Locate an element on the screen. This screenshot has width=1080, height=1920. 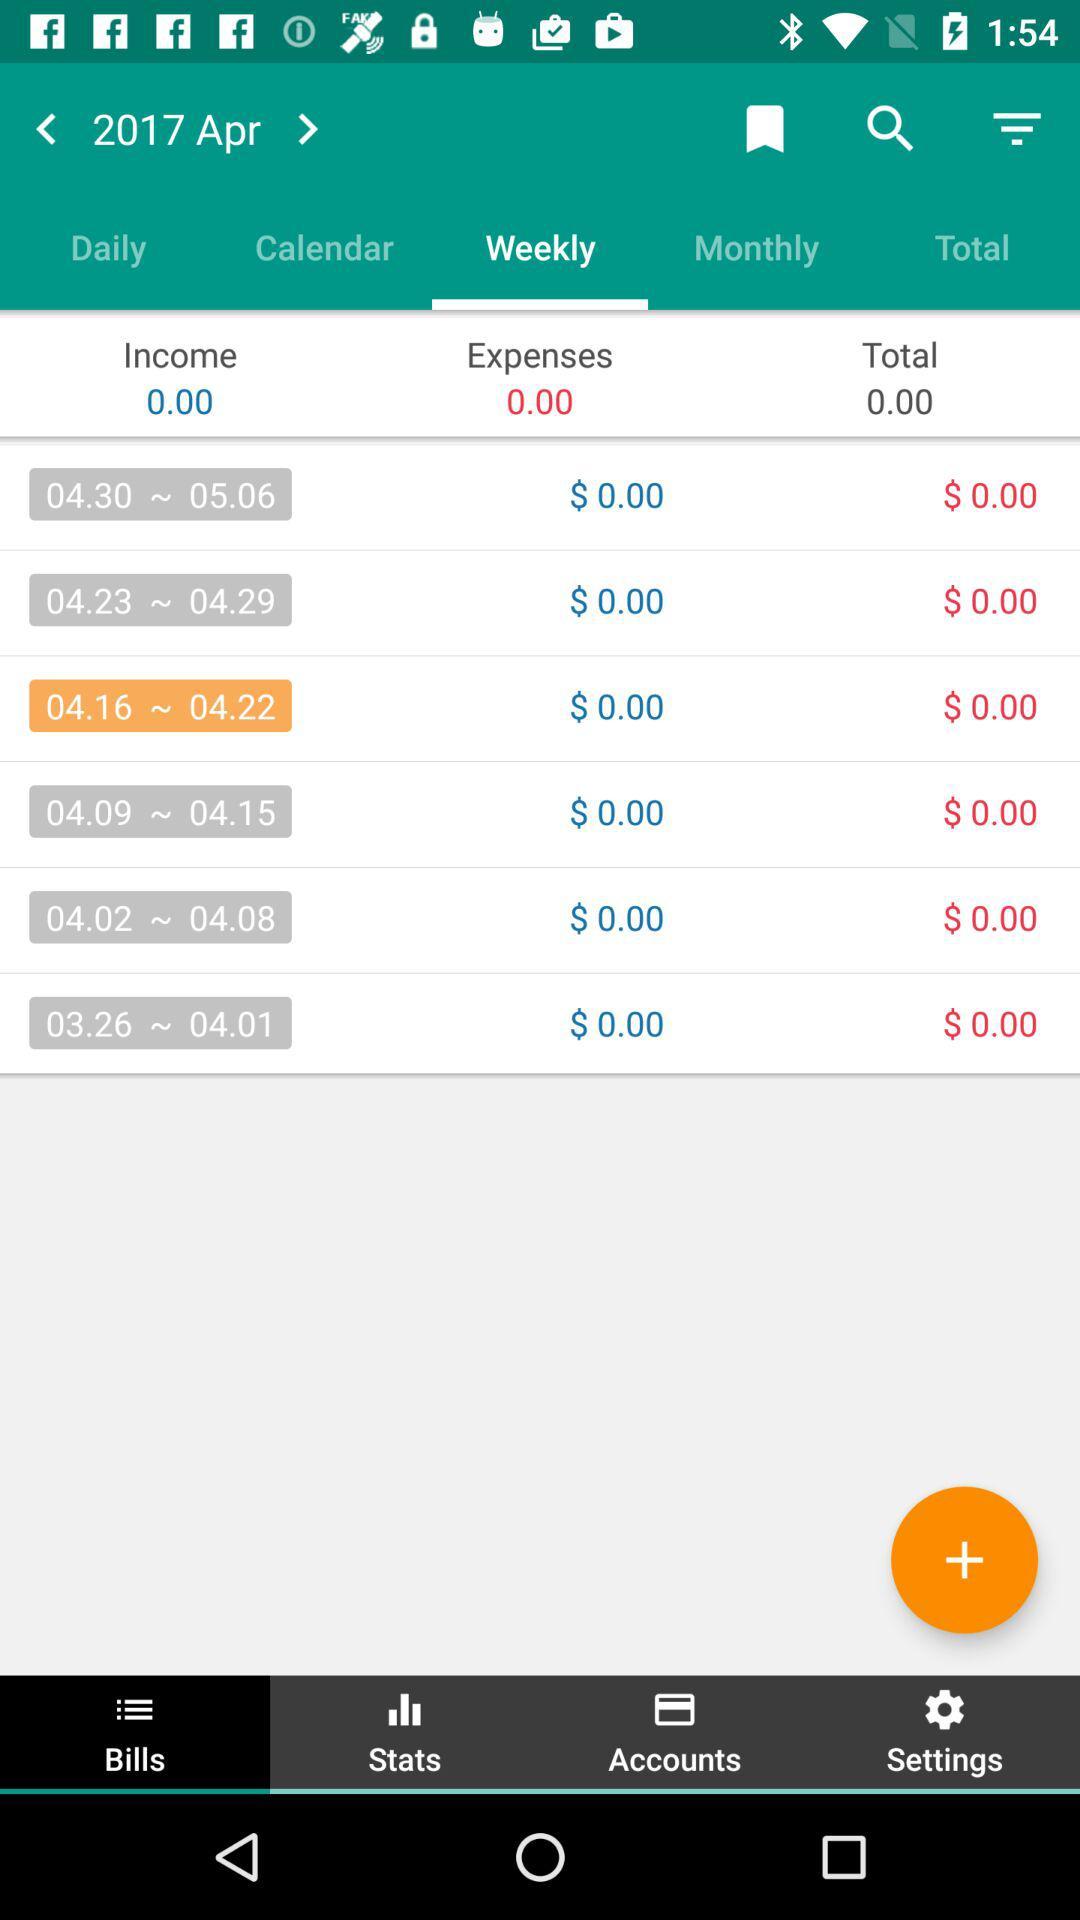
icon next to daily item is located at coordinates (323, 245).